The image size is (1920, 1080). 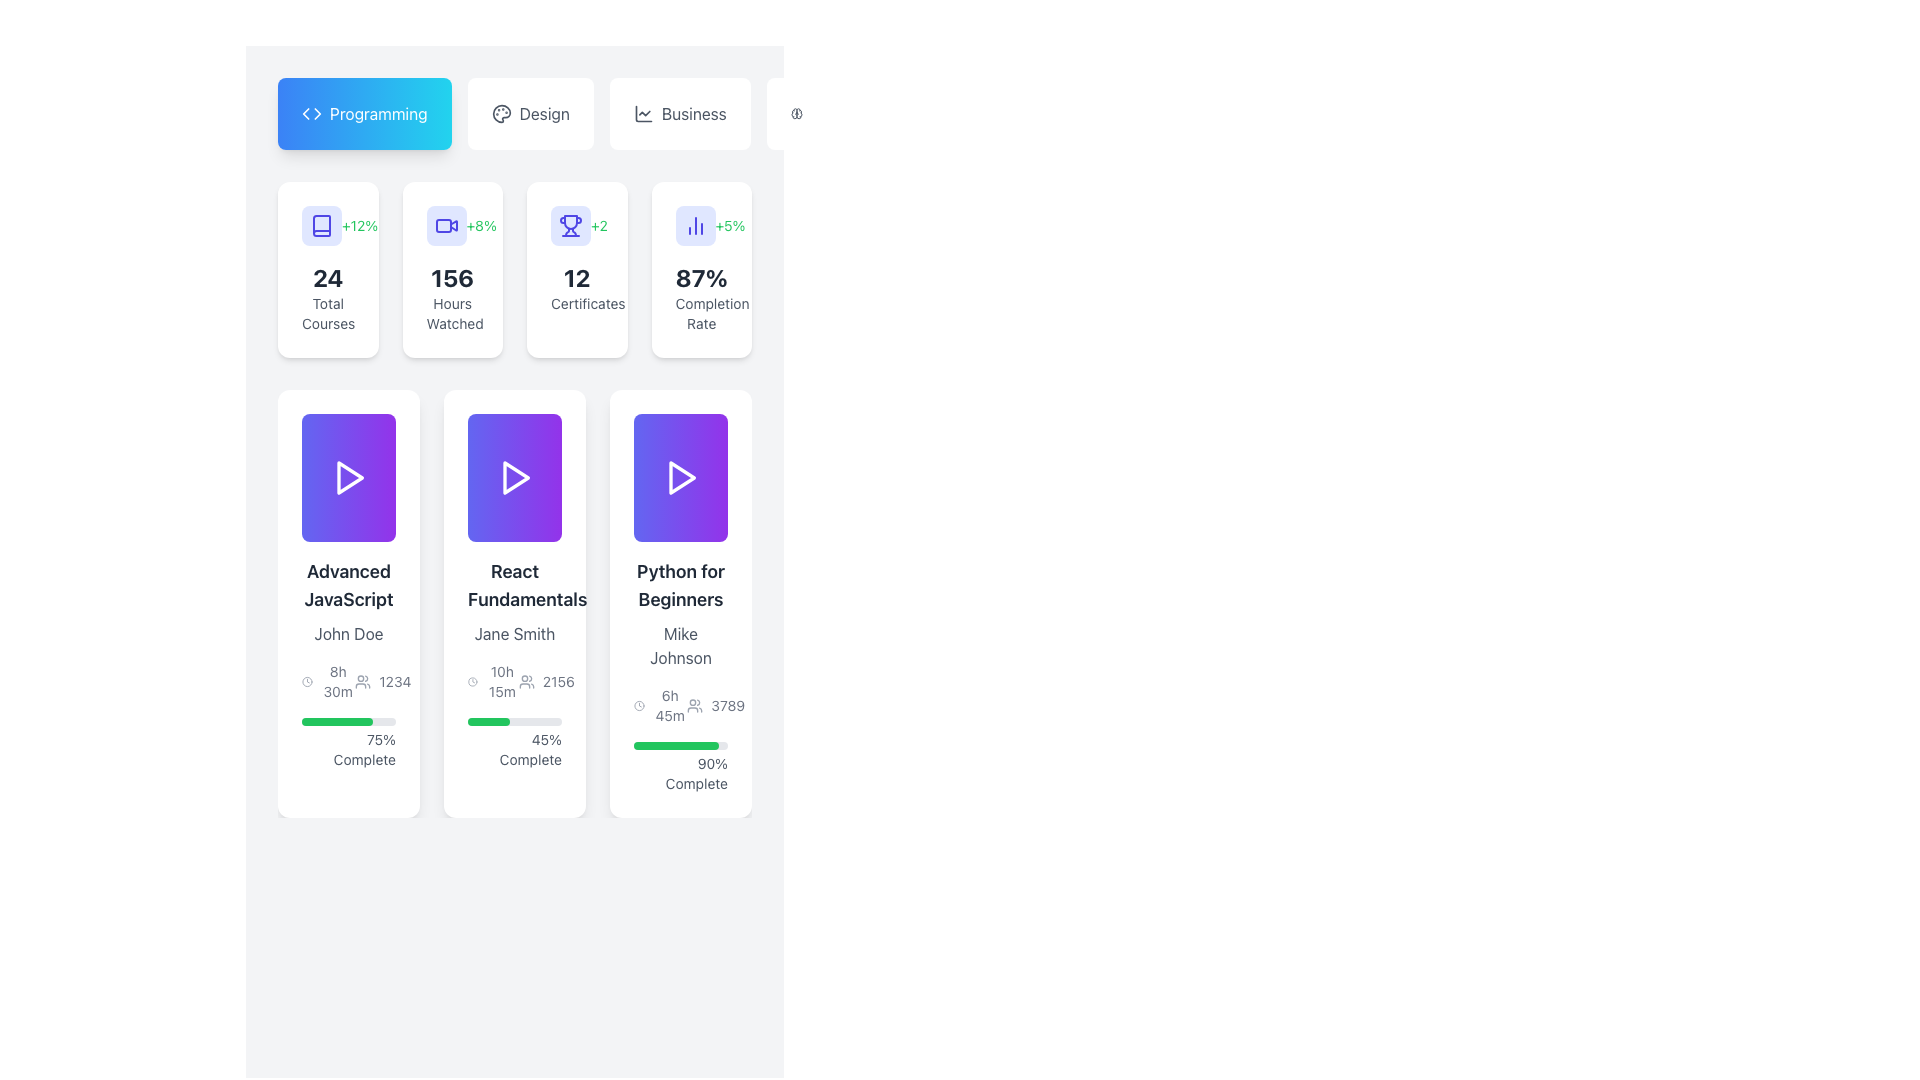 I want to click on the leftmost icon in the navigation group that symbolizes 'courses' or 'library', so click(x=321, y=225).